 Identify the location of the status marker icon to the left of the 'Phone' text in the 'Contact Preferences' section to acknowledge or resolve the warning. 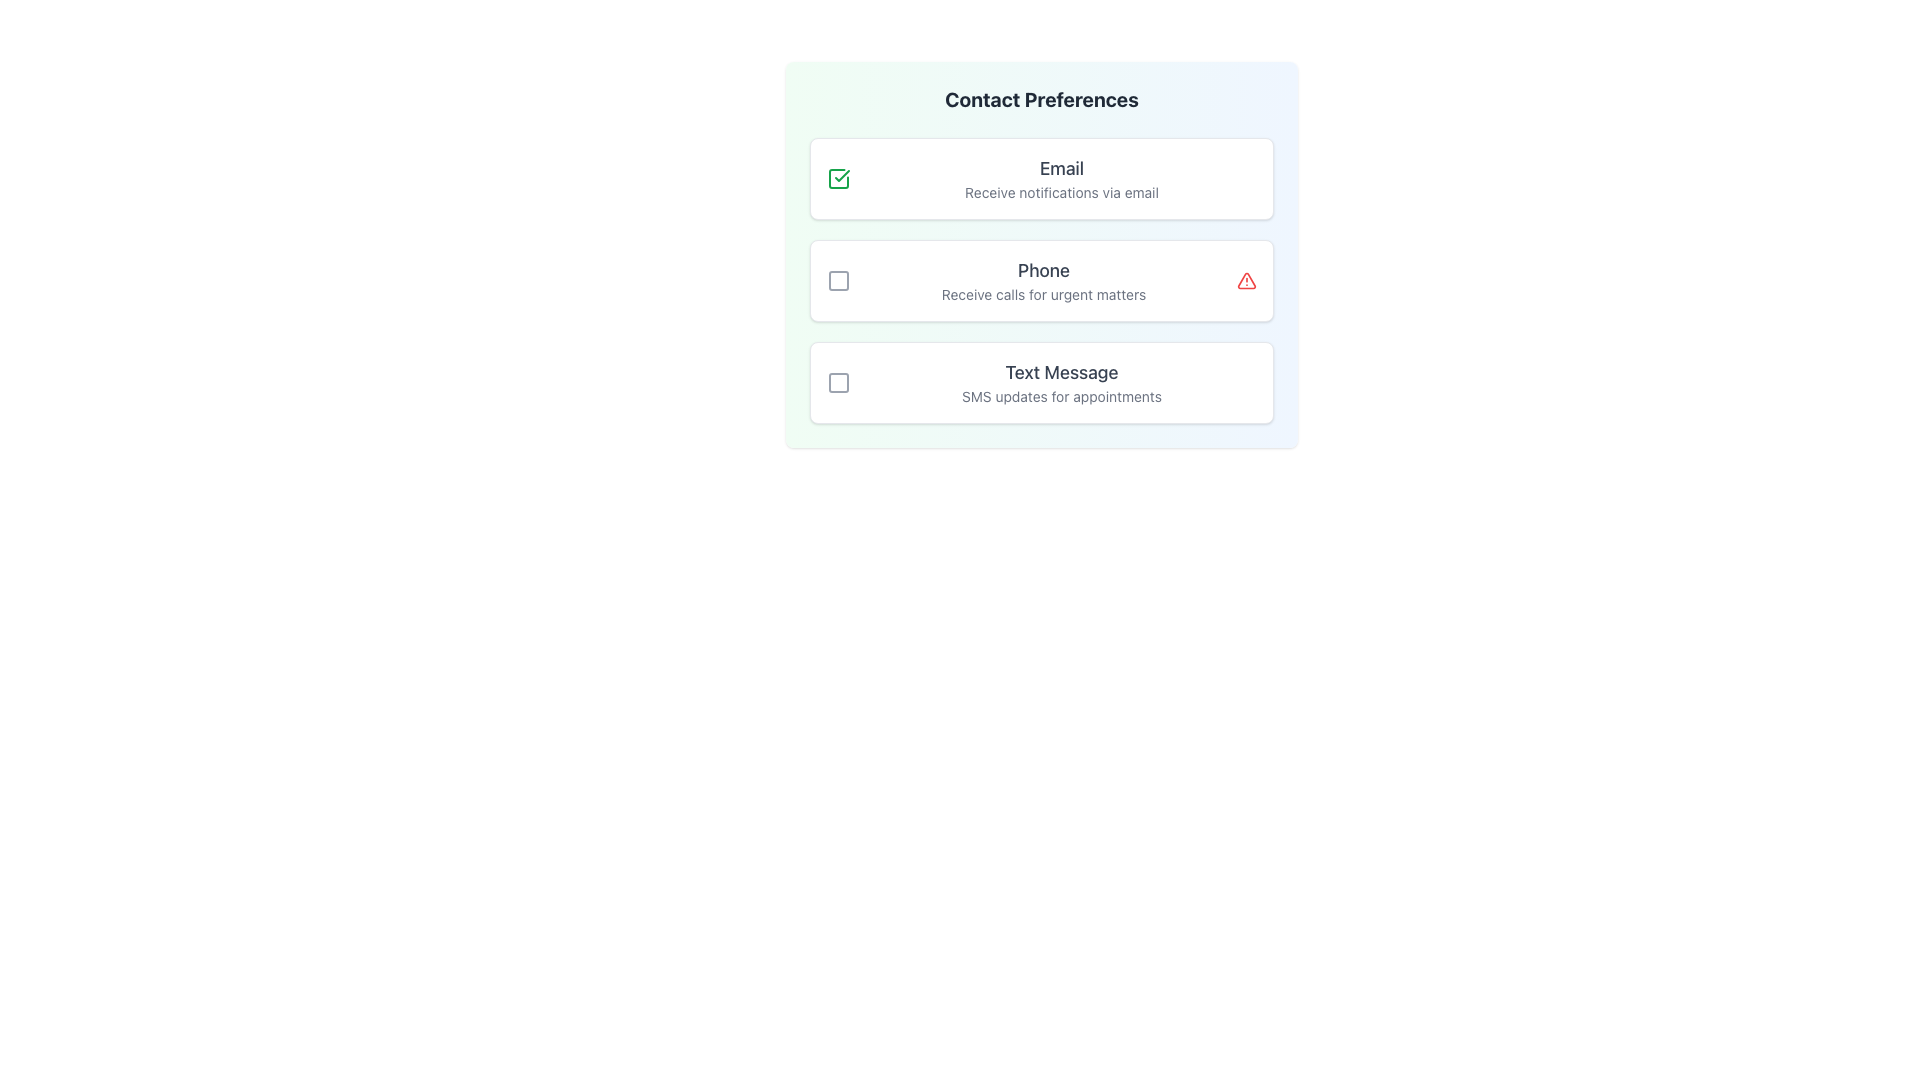
(839, 281).